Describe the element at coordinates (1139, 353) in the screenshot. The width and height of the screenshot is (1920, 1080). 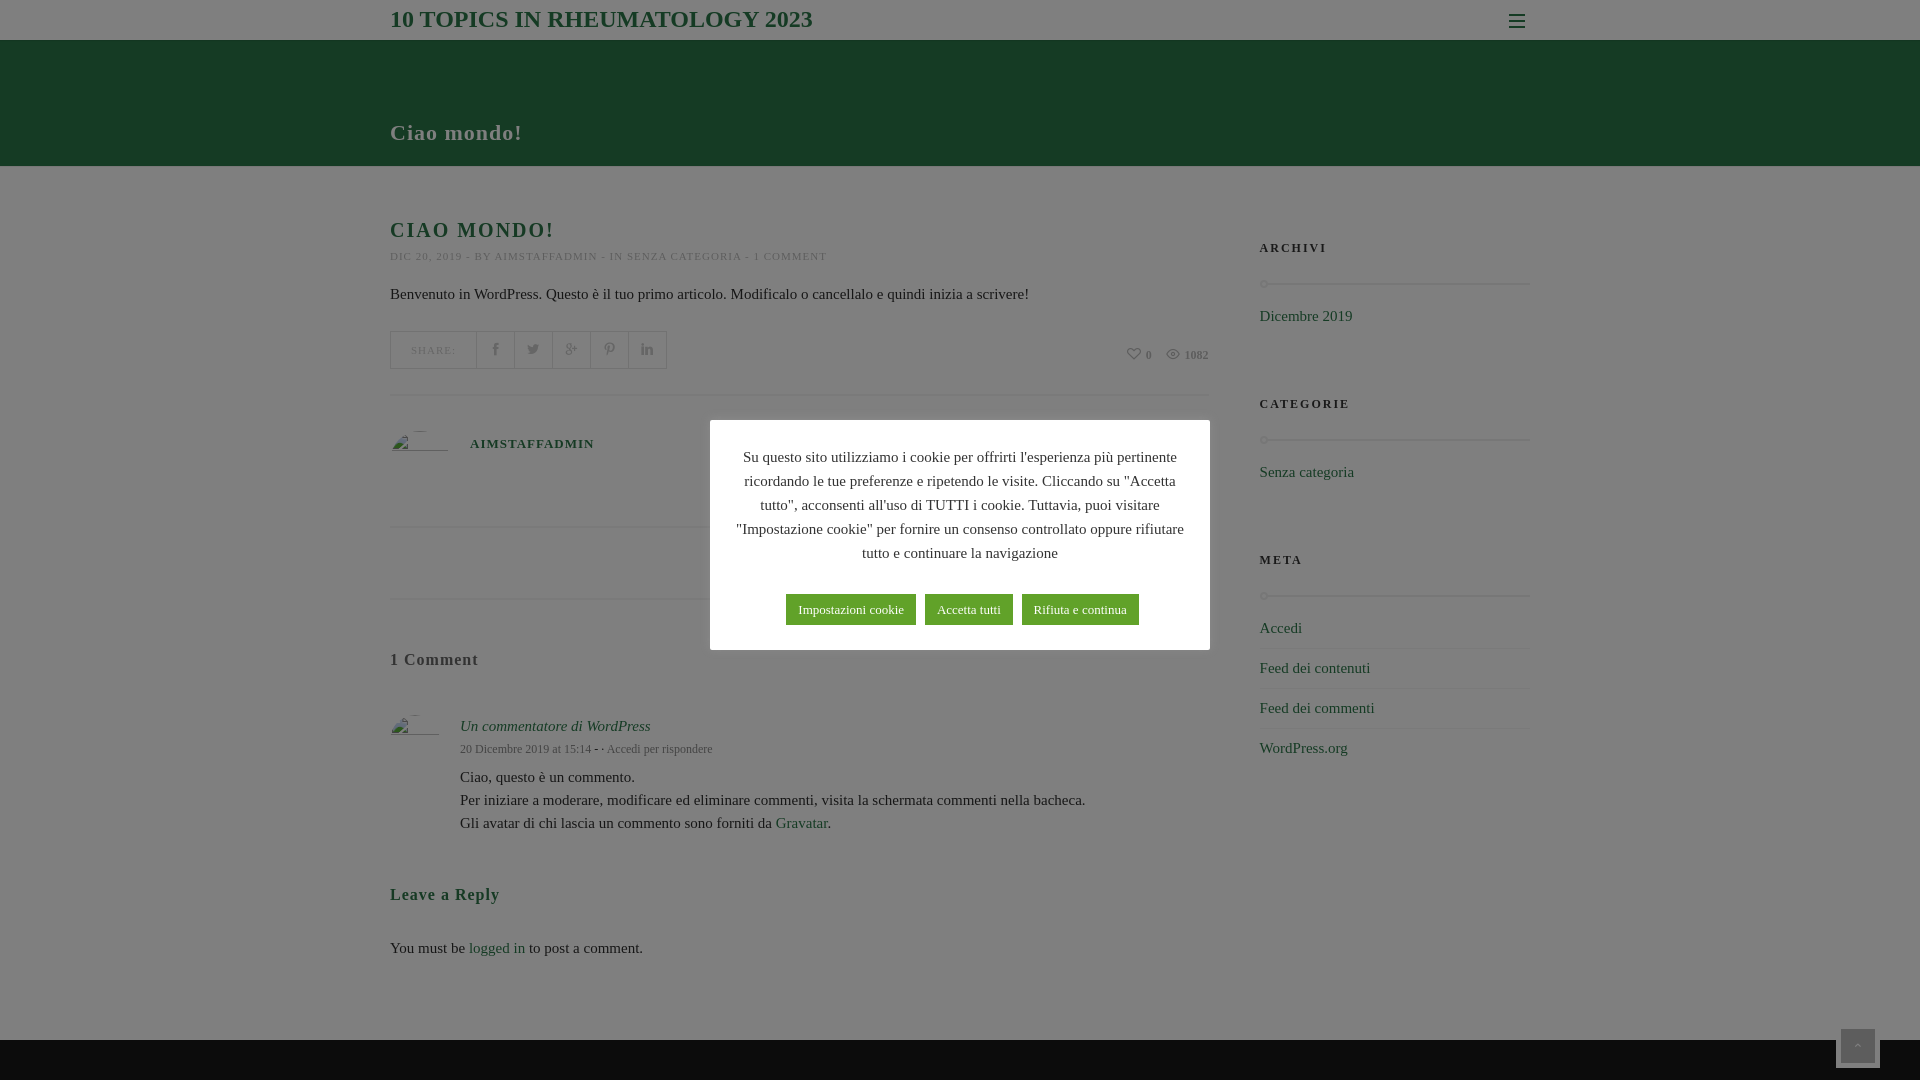
I see `'0'` at that location.